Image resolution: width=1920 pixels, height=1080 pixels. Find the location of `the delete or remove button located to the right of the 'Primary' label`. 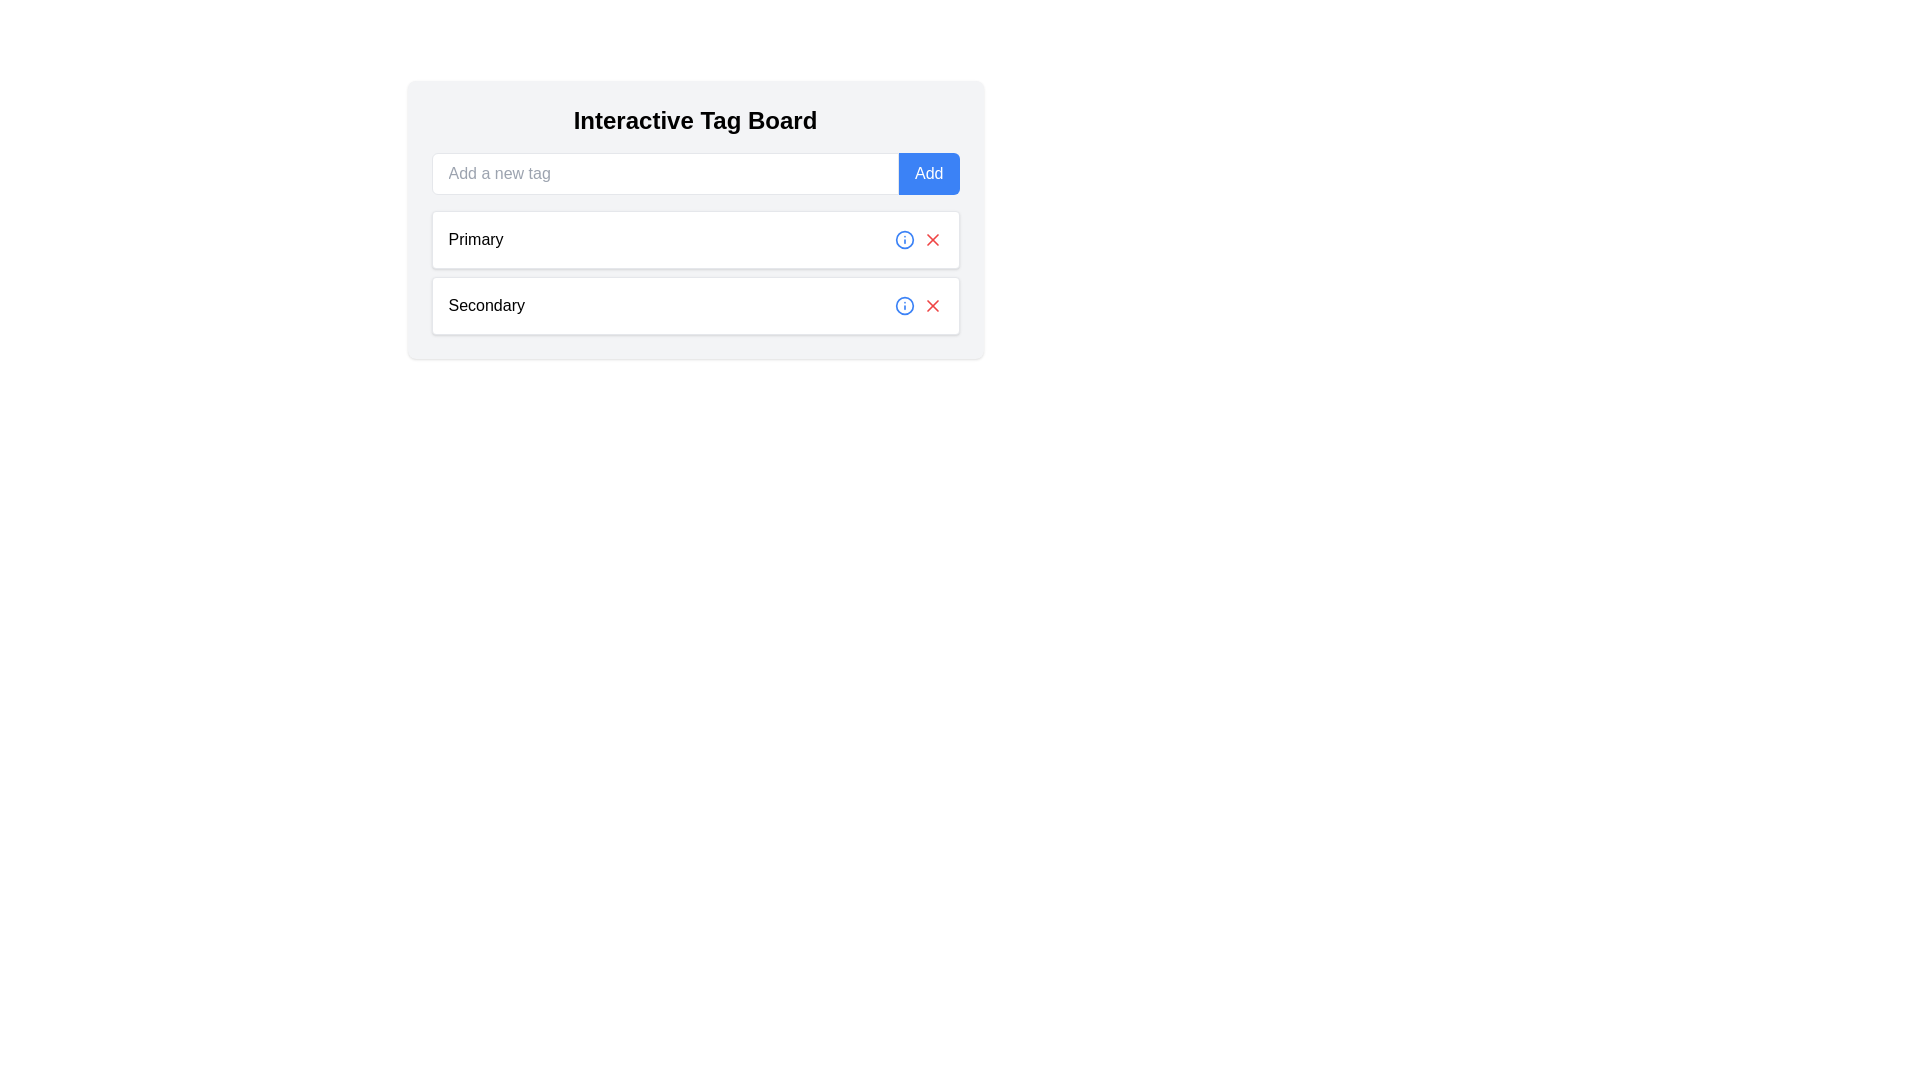

the delete or remove button located to the right of the 'Primary' label is located at coordinates (931, 238).